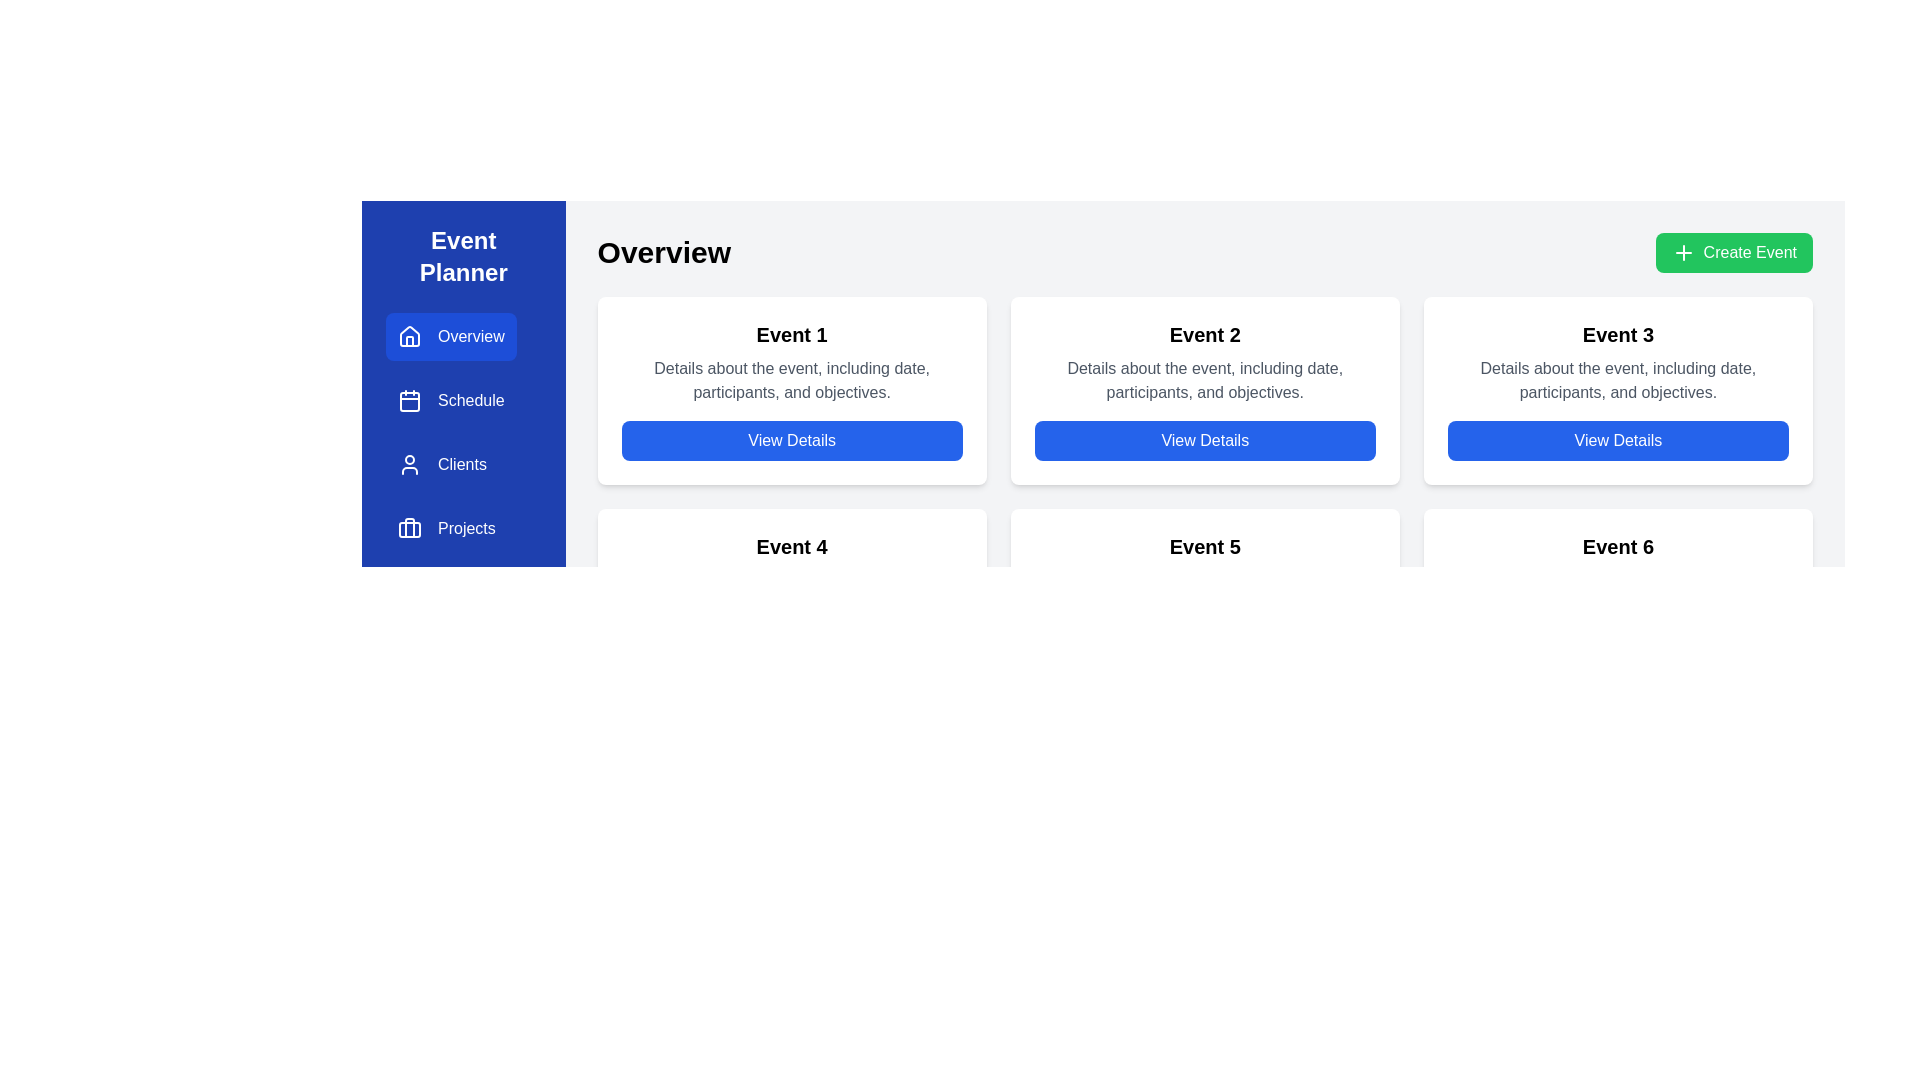 This screenshot has width=1920, height=1080. I want to click on the text block that conveys information about the event, located, so click(791, 362).